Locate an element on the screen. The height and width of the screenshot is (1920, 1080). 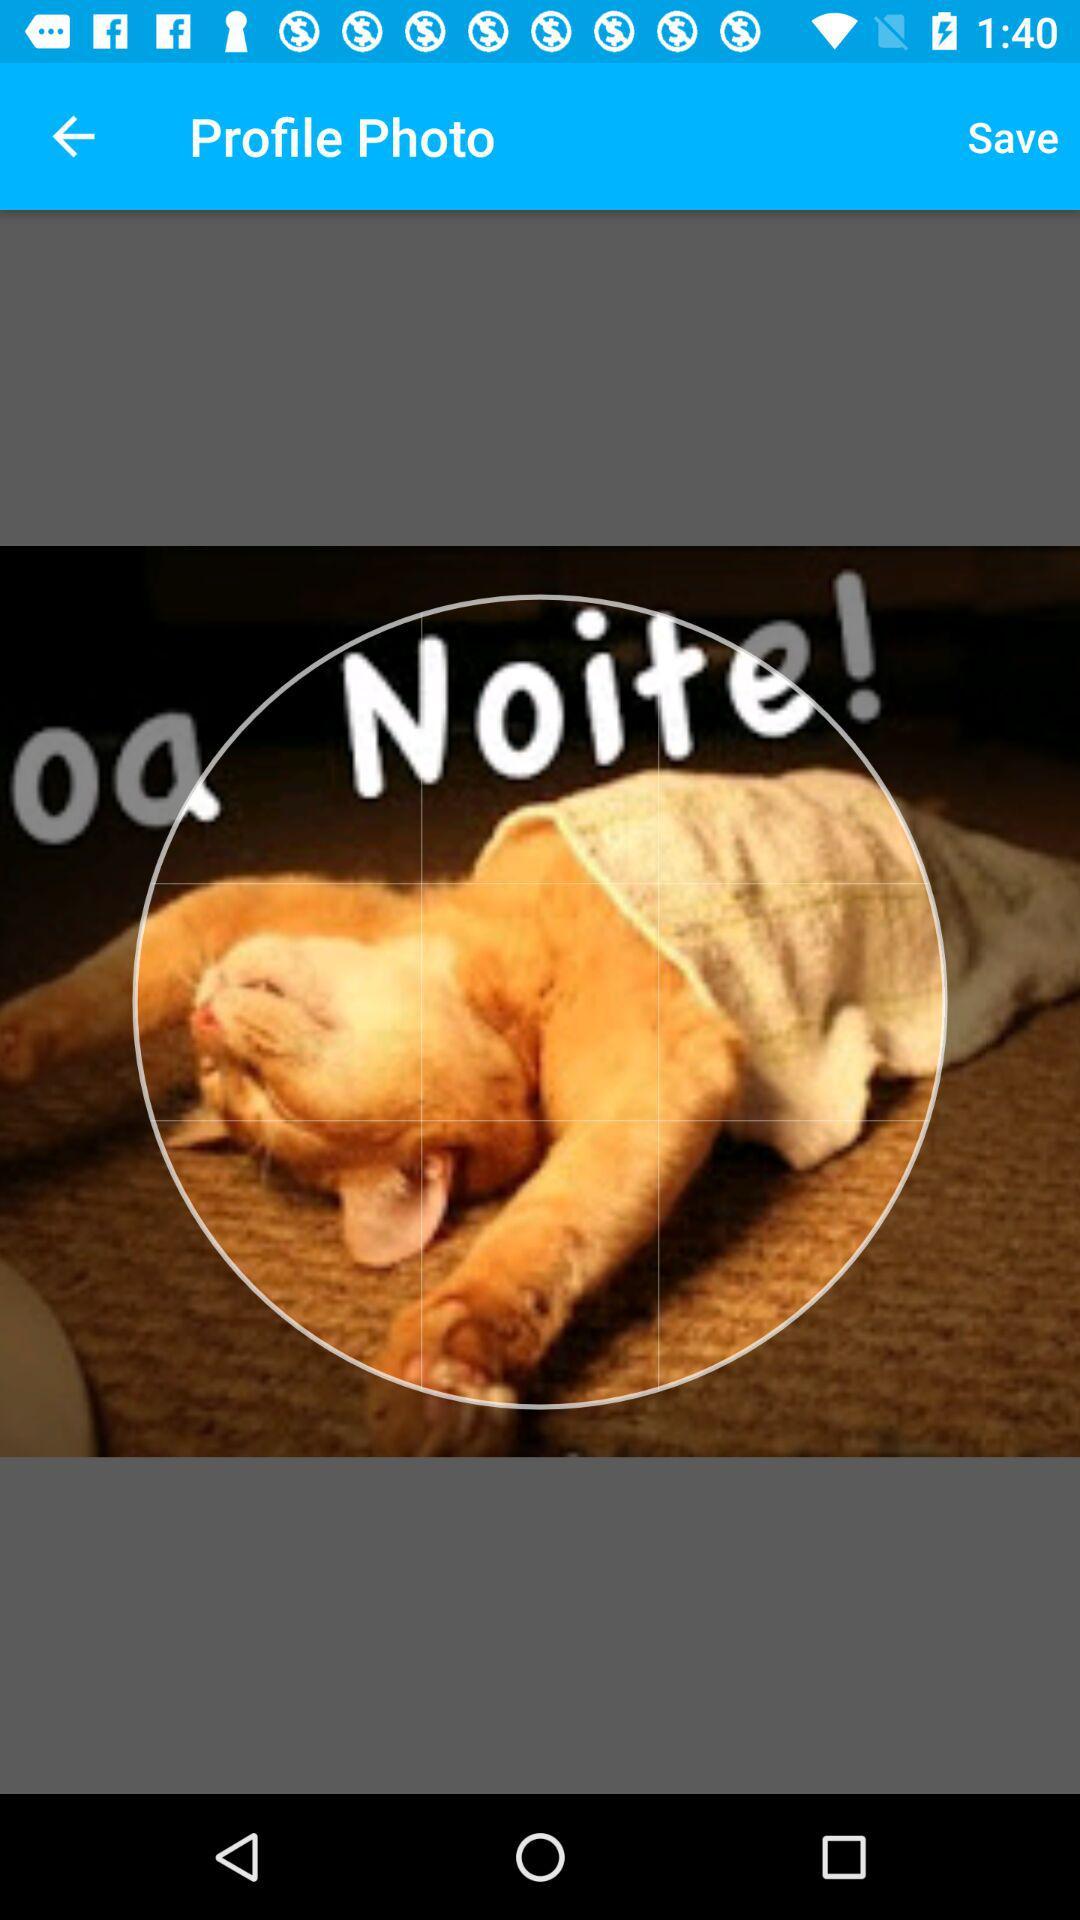
save icon is located at coordinates (1013, 135).